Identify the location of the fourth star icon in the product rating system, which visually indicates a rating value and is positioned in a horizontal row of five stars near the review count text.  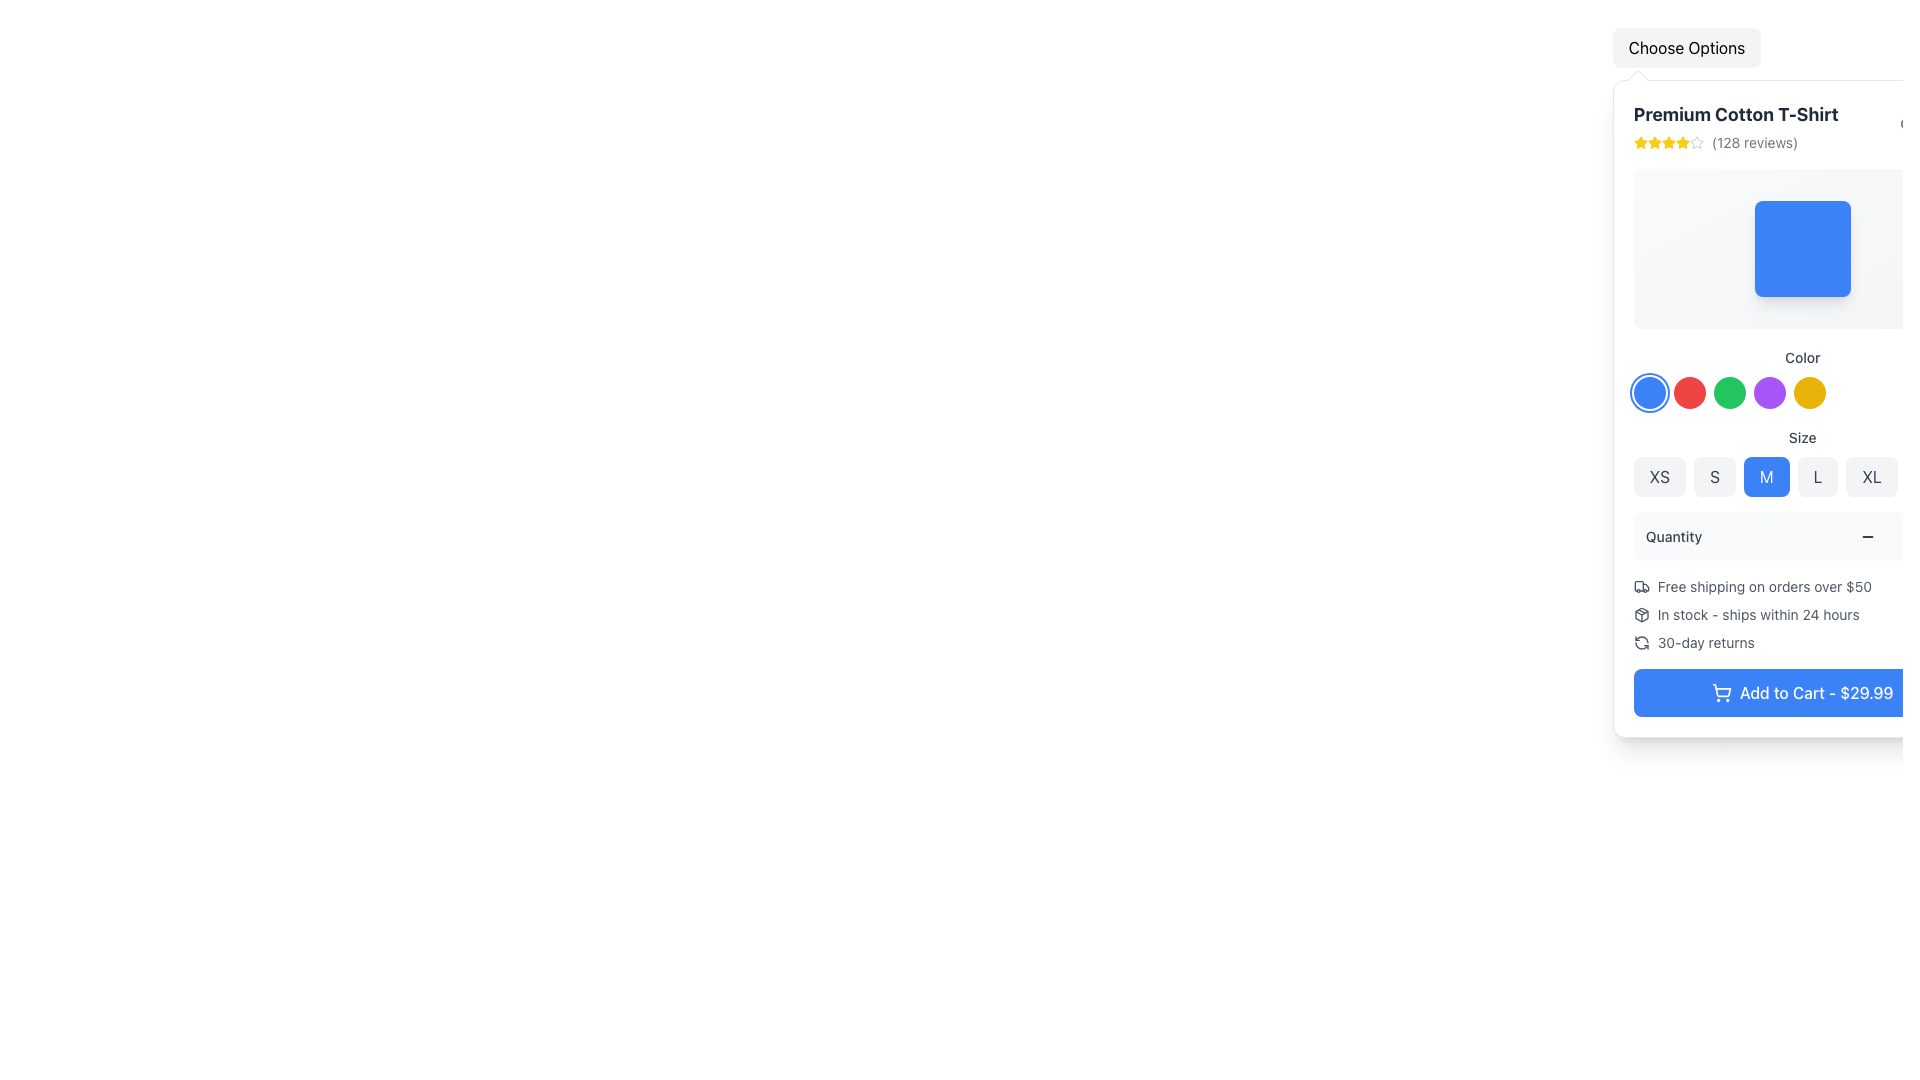
(1668, 141).